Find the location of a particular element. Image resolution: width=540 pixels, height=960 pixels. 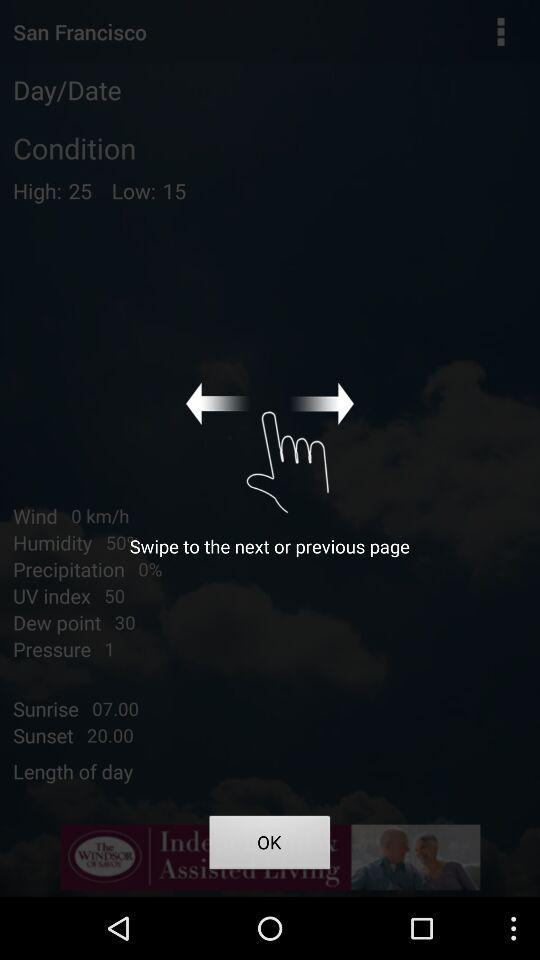

the item below swipe to the is located at coordinates (270, 844).